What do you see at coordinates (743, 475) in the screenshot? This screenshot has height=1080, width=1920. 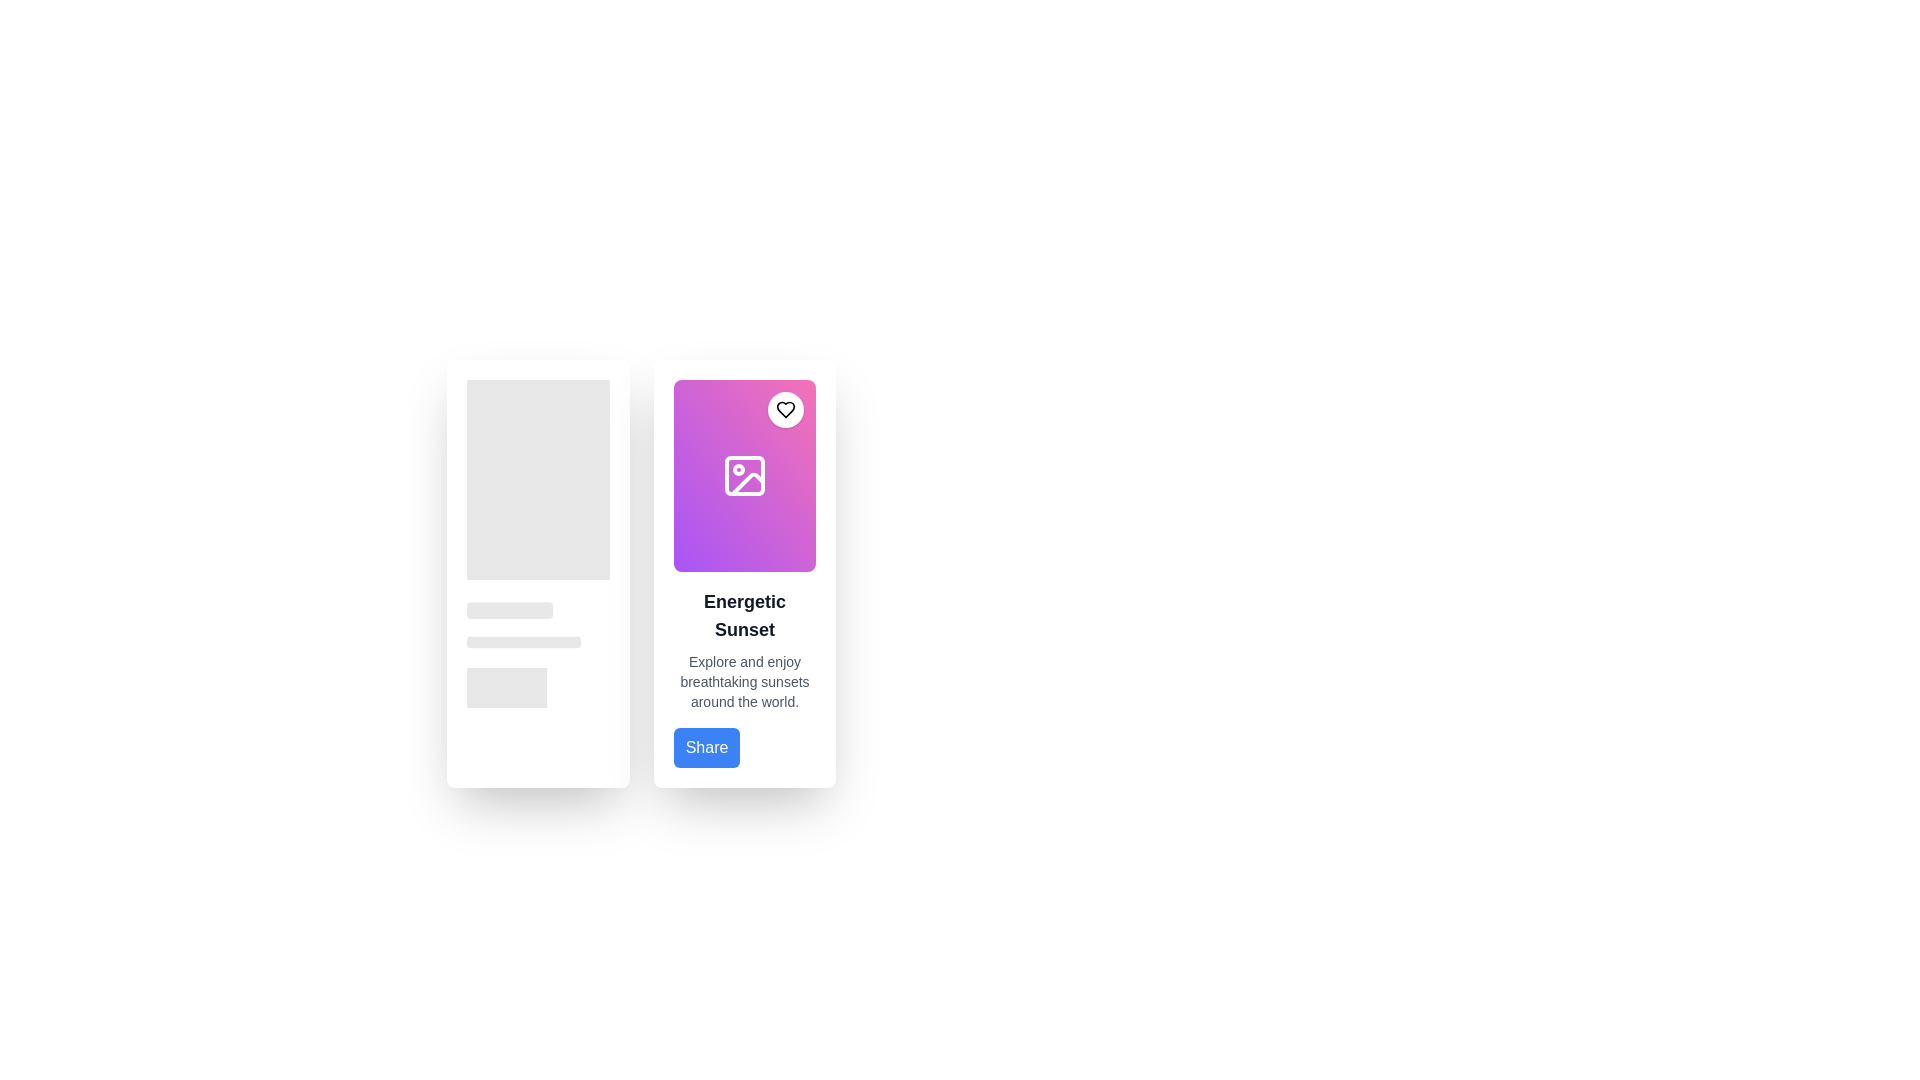 I see `the representational graphic icon symbolizing an image or gallery, which is centered in the upper half of the purple-to-pink gradient area of its card` at bounding box center [743, 475].